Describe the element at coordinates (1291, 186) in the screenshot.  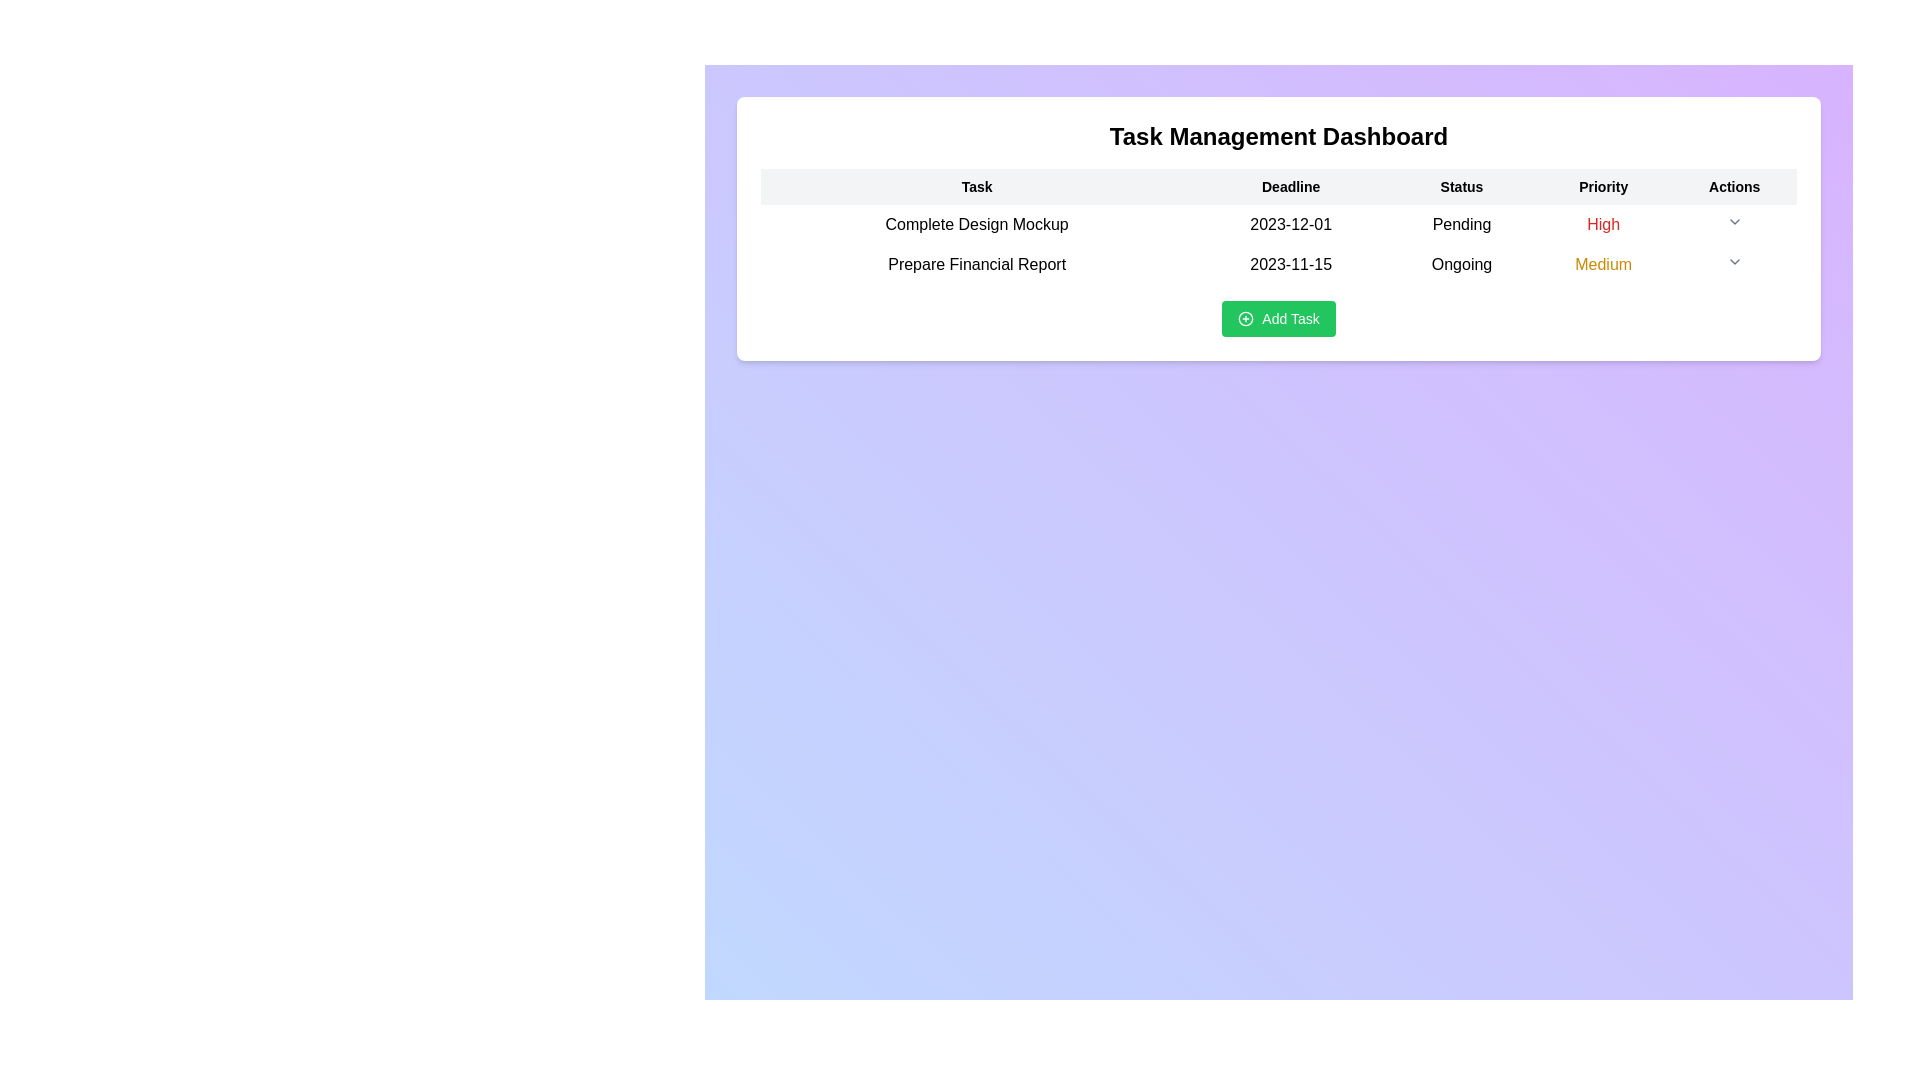
I see `the 'Deadline' text label` at that location.